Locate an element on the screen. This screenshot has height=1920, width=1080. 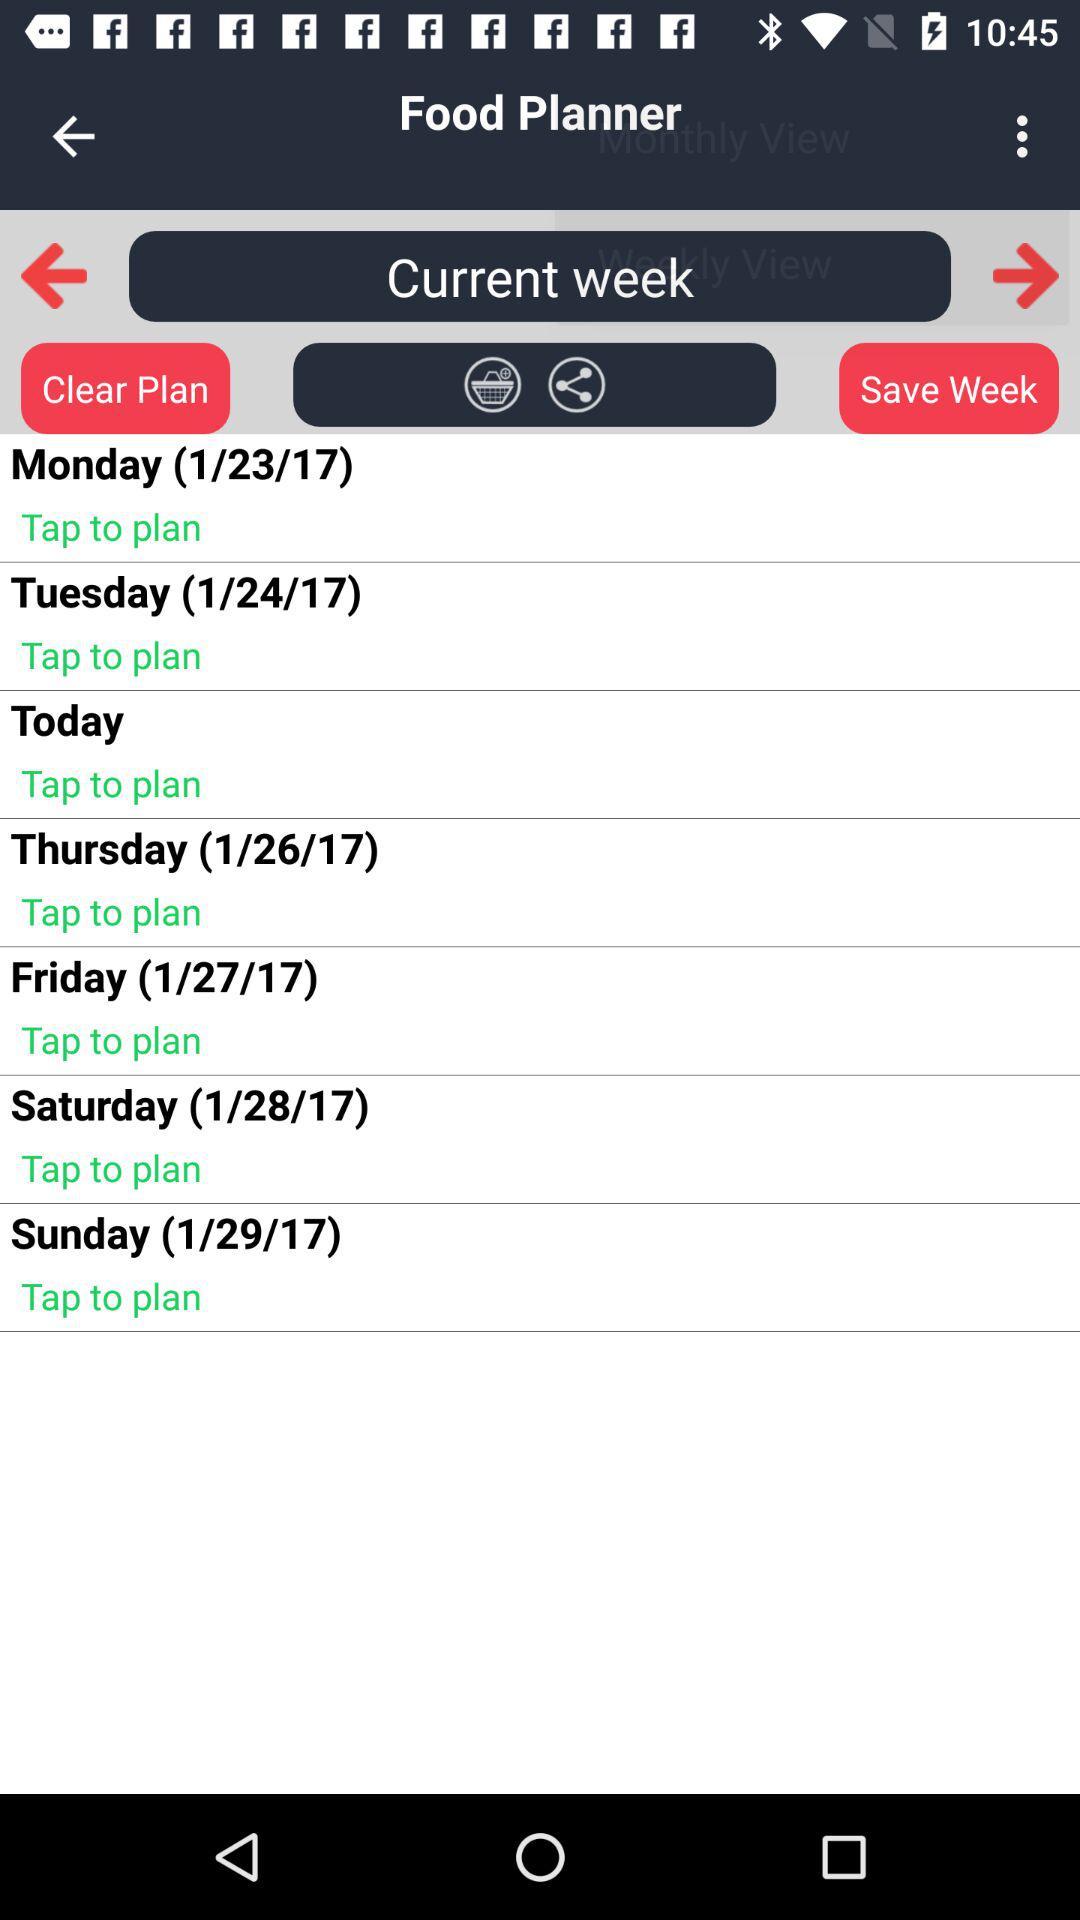
plan is located at coordinates (492, 384).